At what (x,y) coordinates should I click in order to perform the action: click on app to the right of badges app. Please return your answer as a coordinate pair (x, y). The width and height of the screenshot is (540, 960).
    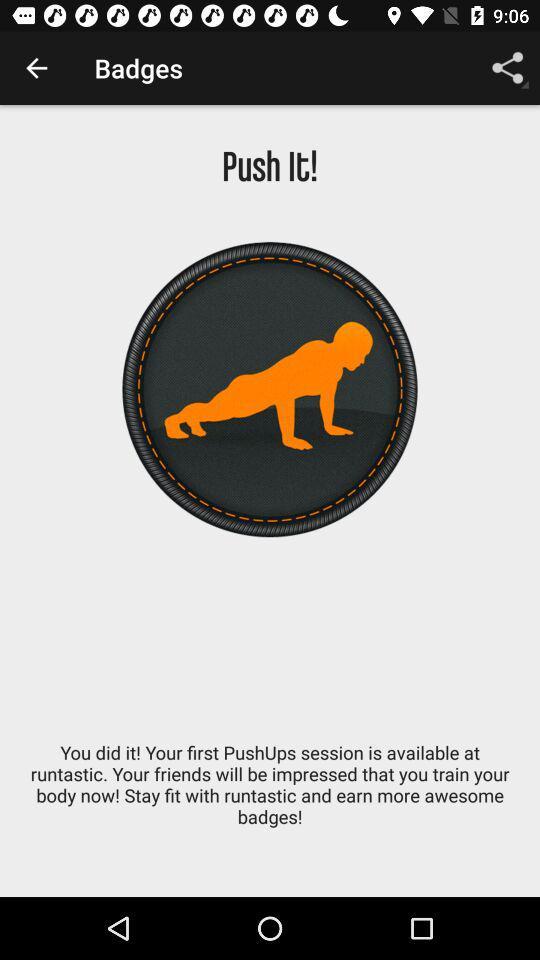
    Looking at the image, I should click on (508, 68).